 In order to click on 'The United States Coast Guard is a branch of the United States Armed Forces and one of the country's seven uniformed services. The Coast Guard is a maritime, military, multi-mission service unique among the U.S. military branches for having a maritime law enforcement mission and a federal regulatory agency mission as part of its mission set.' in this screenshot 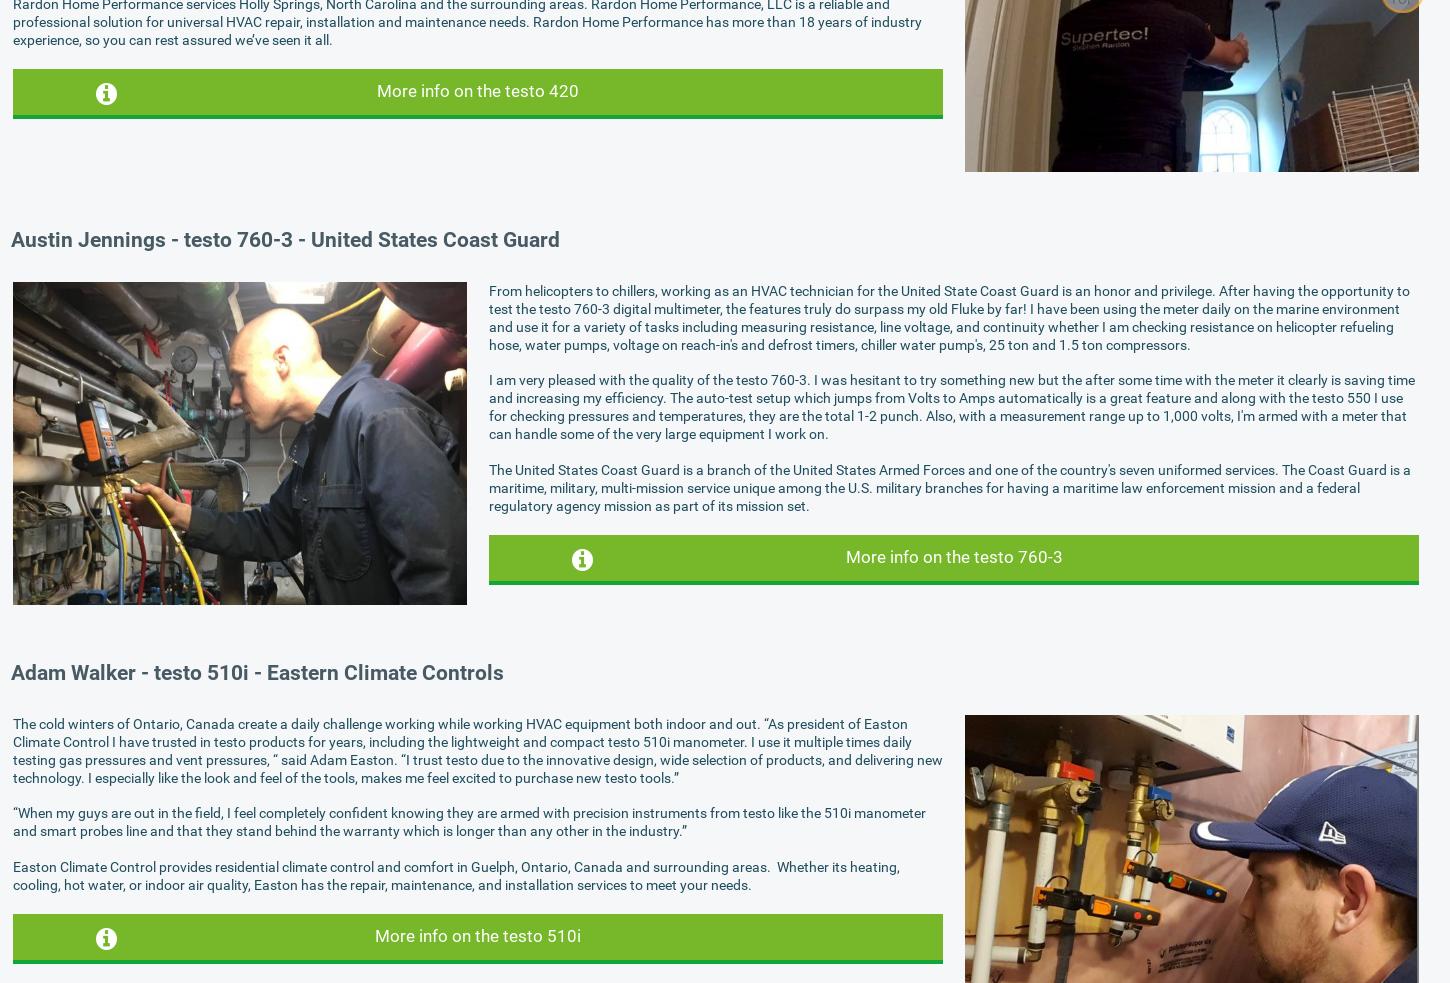, I will do `click(949, 485)`.